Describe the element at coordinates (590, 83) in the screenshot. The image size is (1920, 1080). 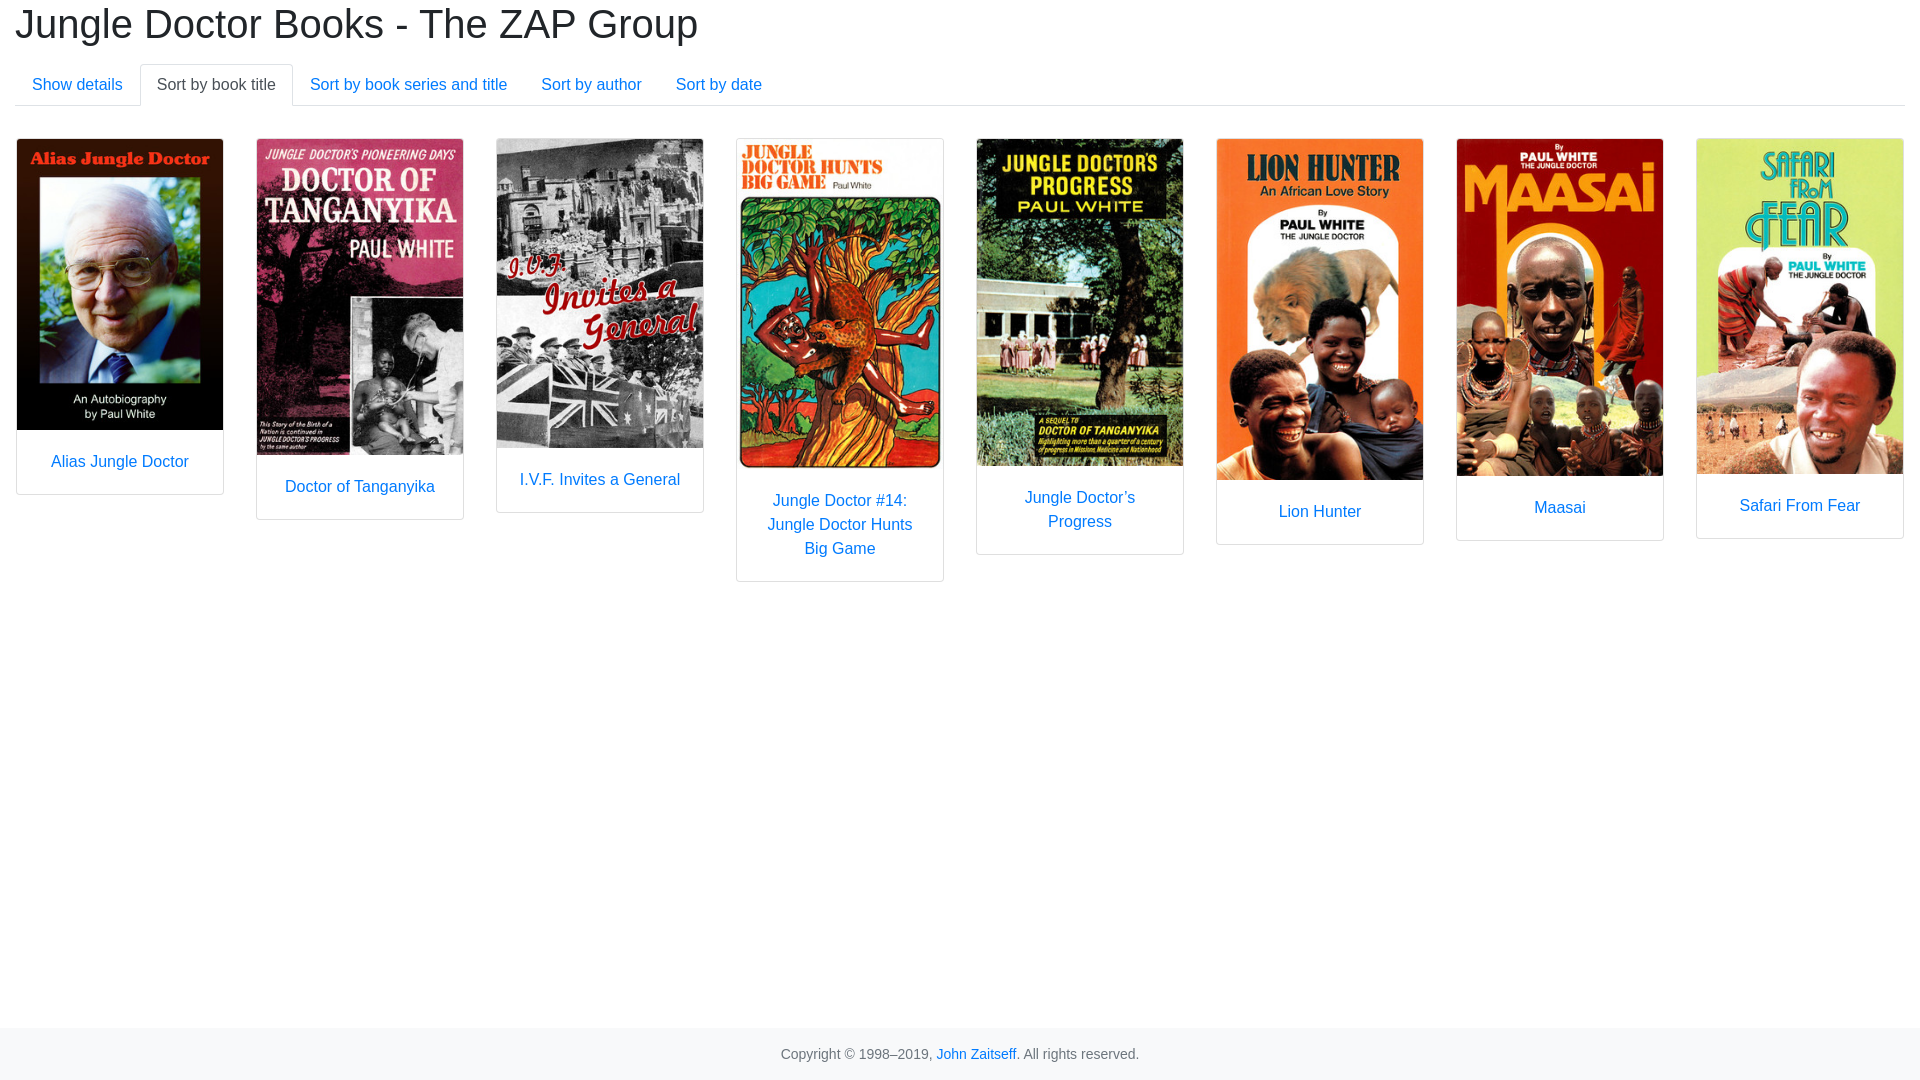
I see `'Sort by author'` at that location.